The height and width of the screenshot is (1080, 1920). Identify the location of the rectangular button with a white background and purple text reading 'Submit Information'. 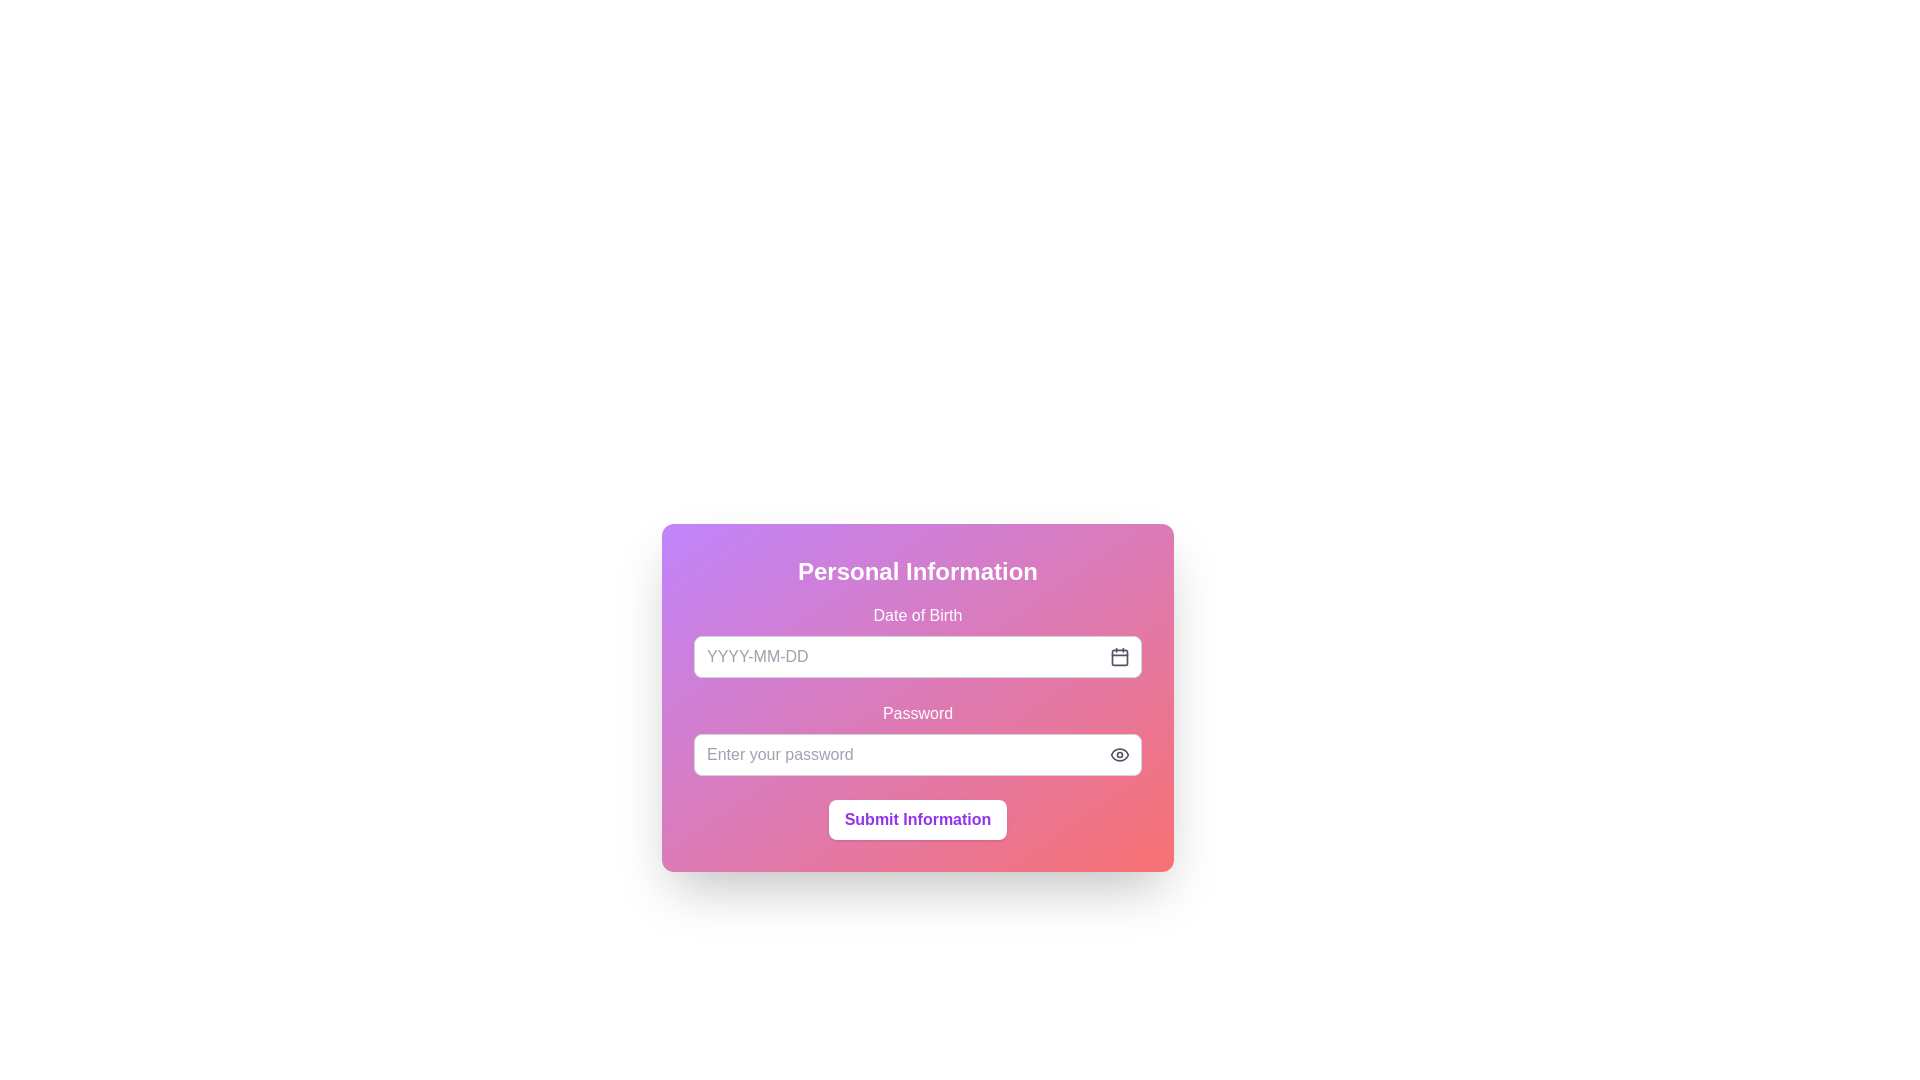
(916, 820).